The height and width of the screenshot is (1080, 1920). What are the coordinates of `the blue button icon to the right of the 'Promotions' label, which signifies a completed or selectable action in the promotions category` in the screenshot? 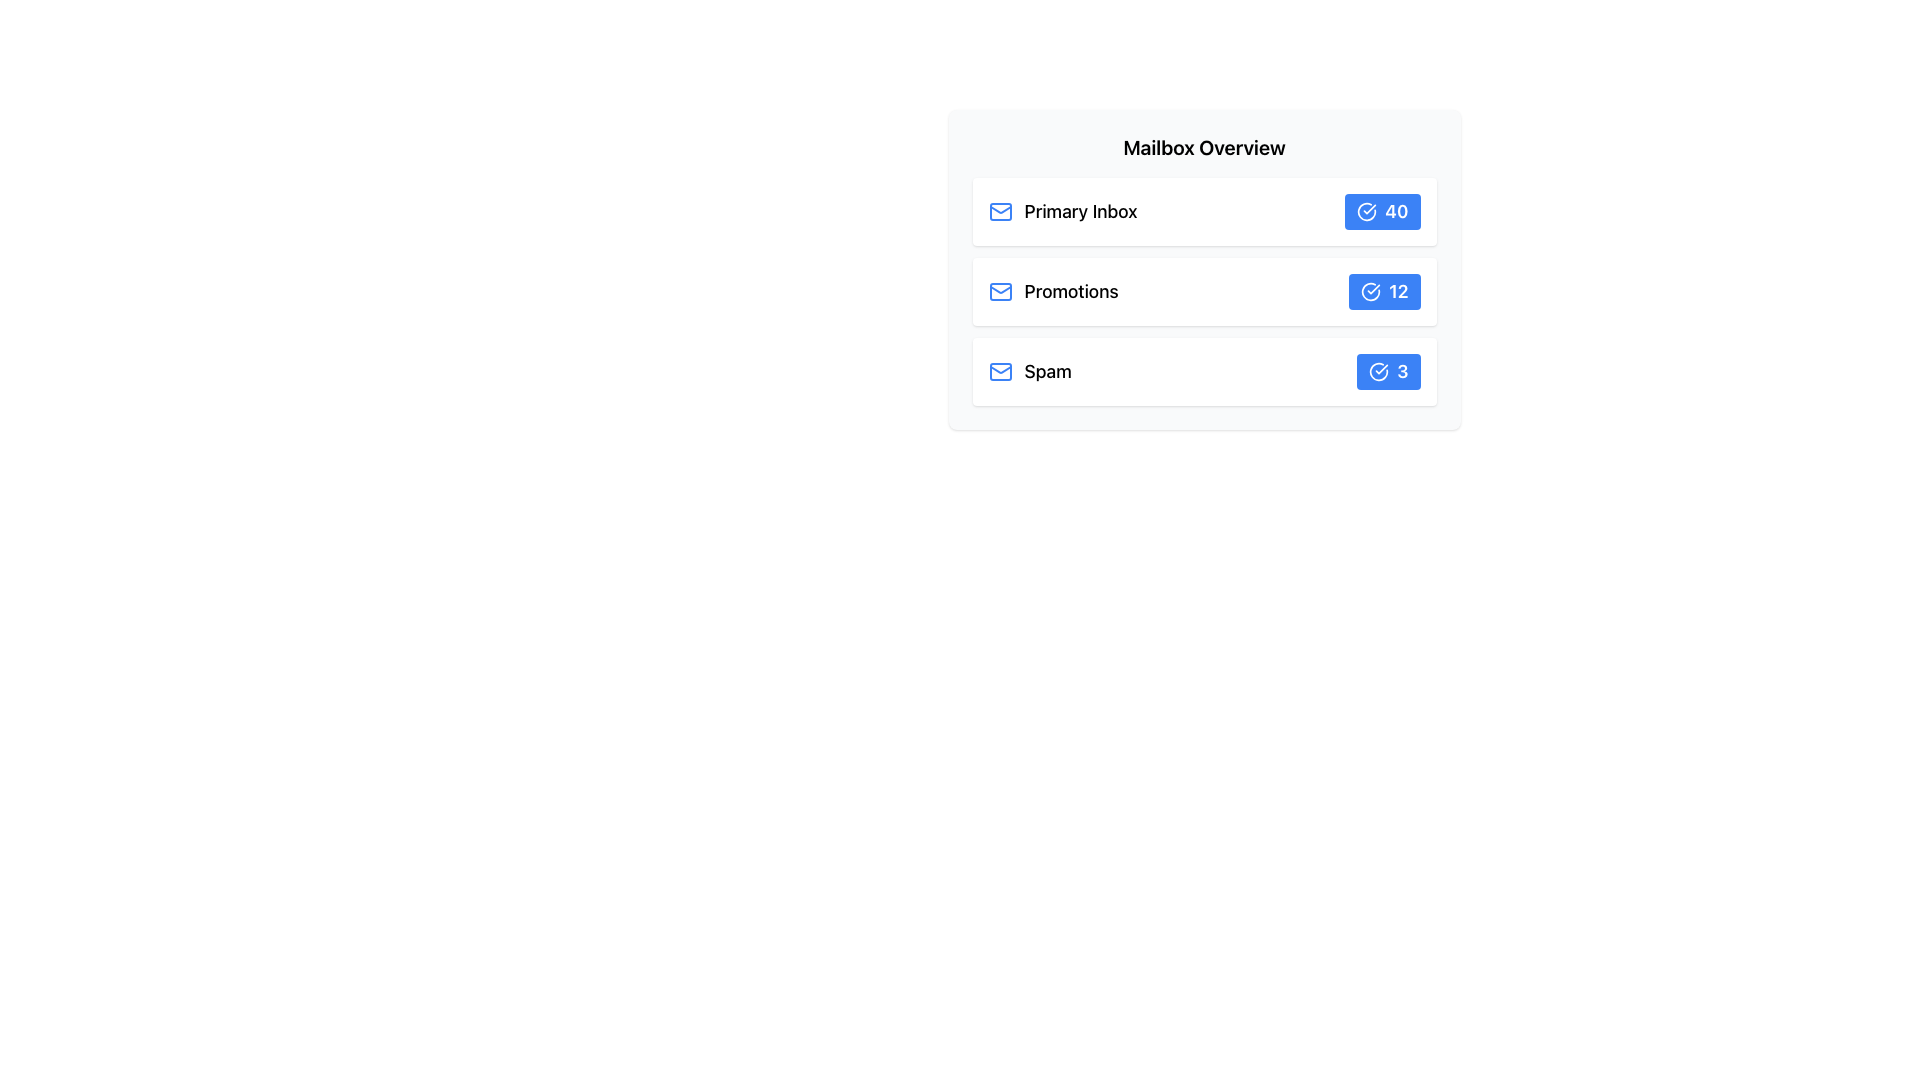 It's located at (1370, 292).